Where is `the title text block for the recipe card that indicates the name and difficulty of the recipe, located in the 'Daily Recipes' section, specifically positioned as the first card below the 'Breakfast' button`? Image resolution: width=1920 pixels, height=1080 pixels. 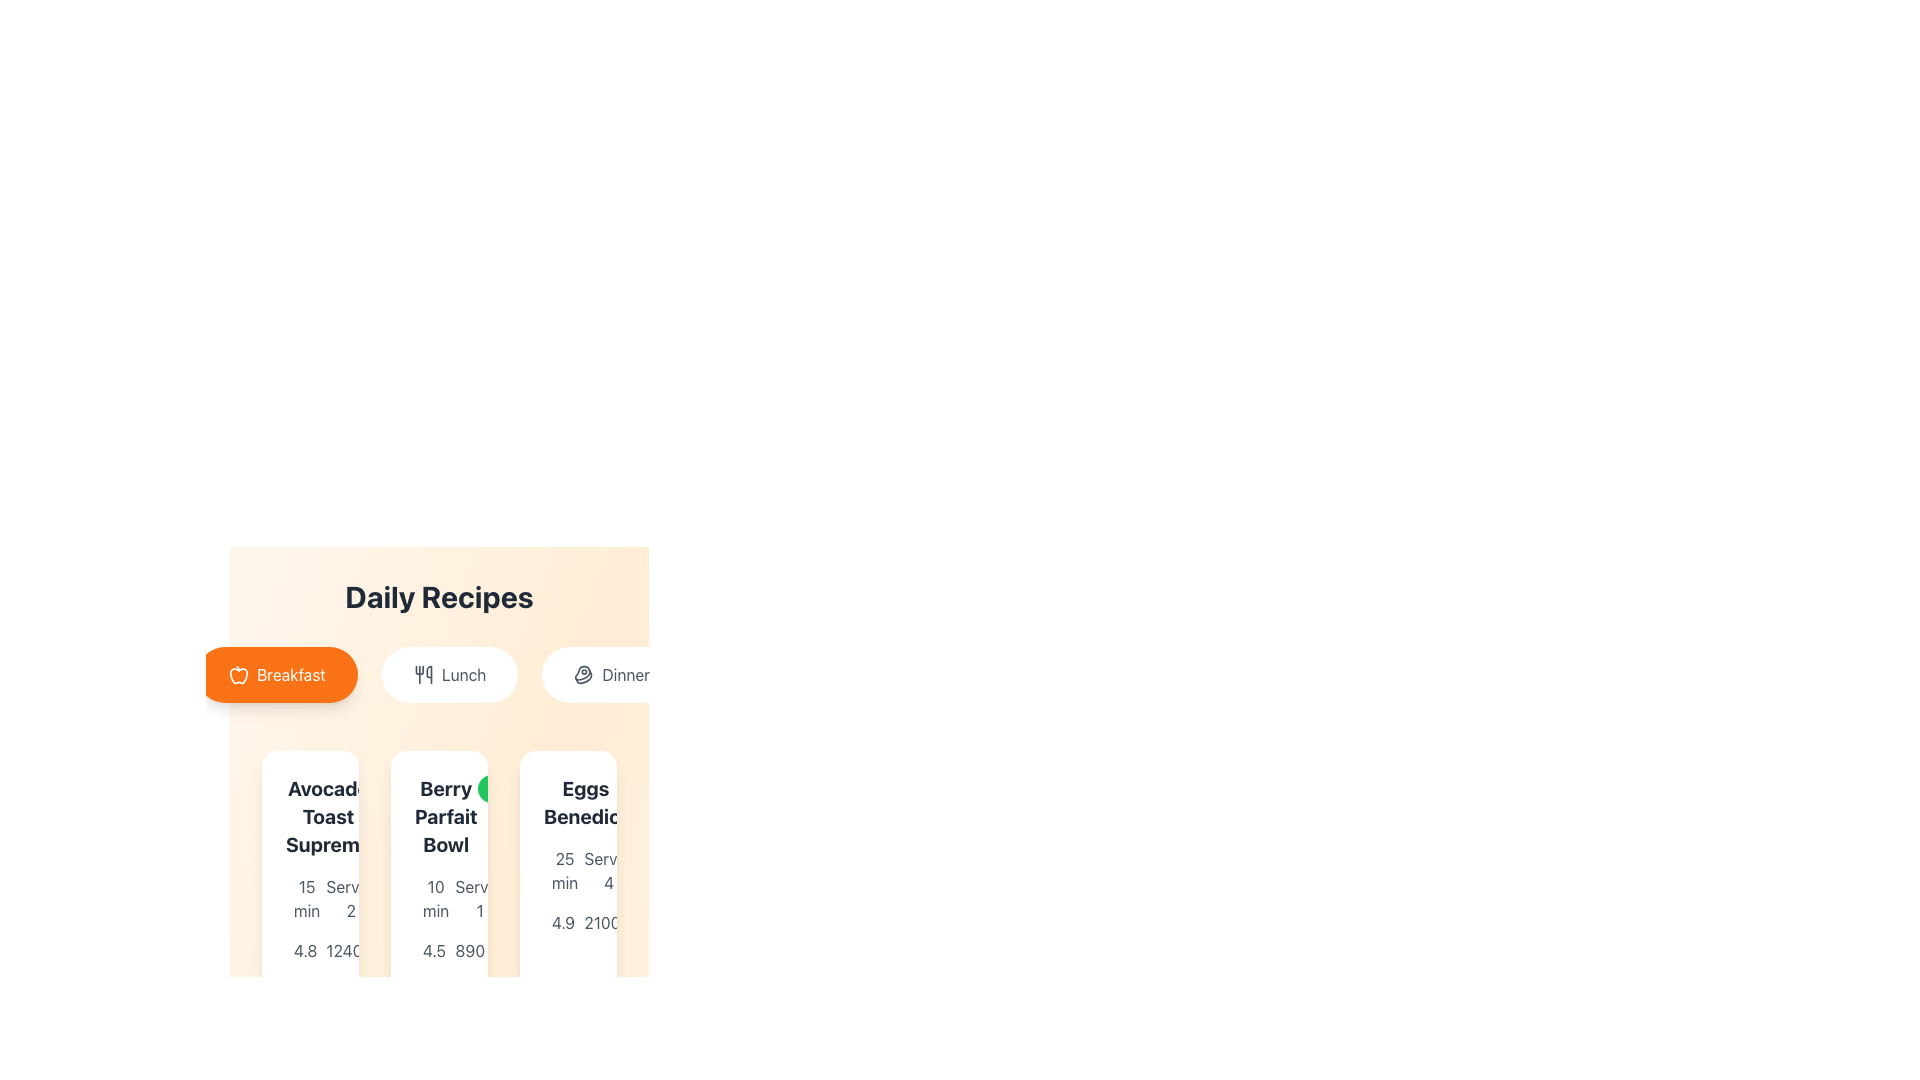
the title text block for the recipe card that indicates the name and difficulty of the recipe, located in the 'Daily Recipes' section, specifically positioned as the first card below the 'Breakfast' button is located at coordinates (309, 817).